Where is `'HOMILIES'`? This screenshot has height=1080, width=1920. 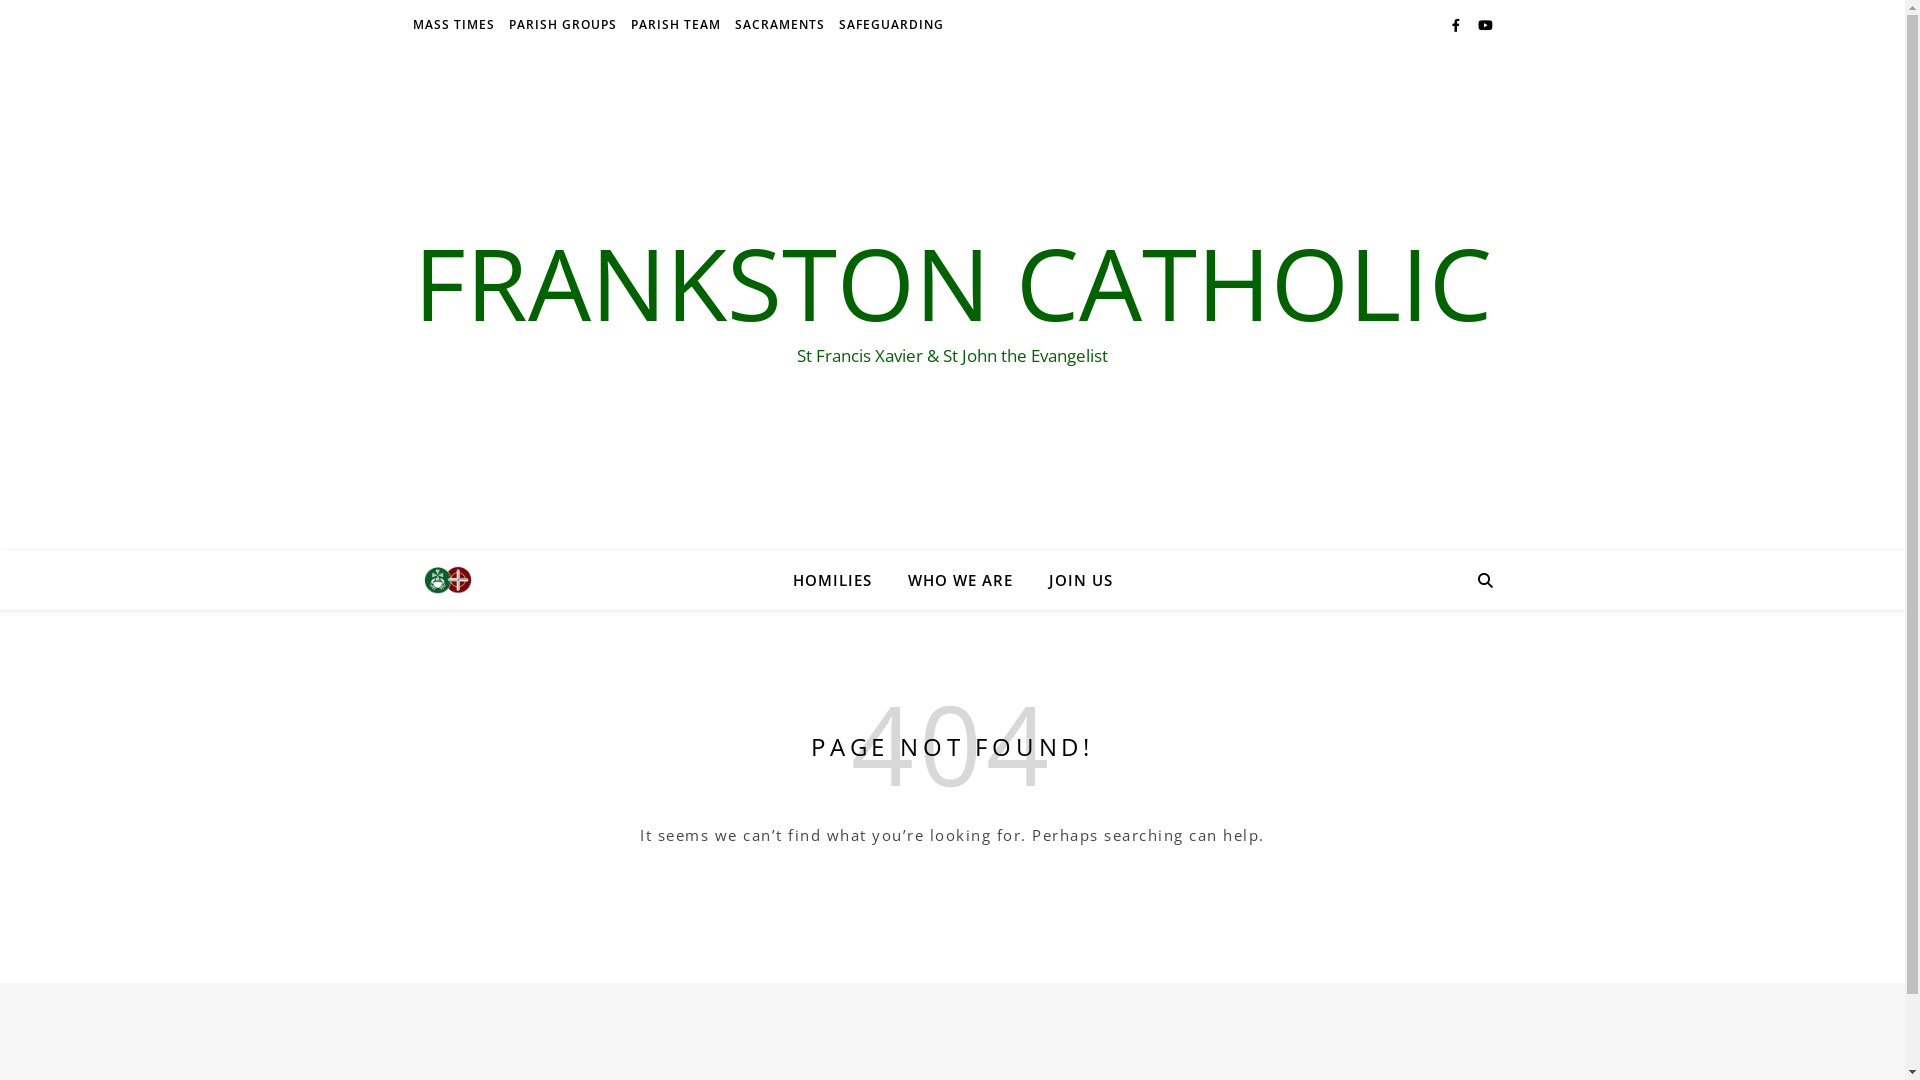
'HOMILIES' is located at coordinates (839, 579).